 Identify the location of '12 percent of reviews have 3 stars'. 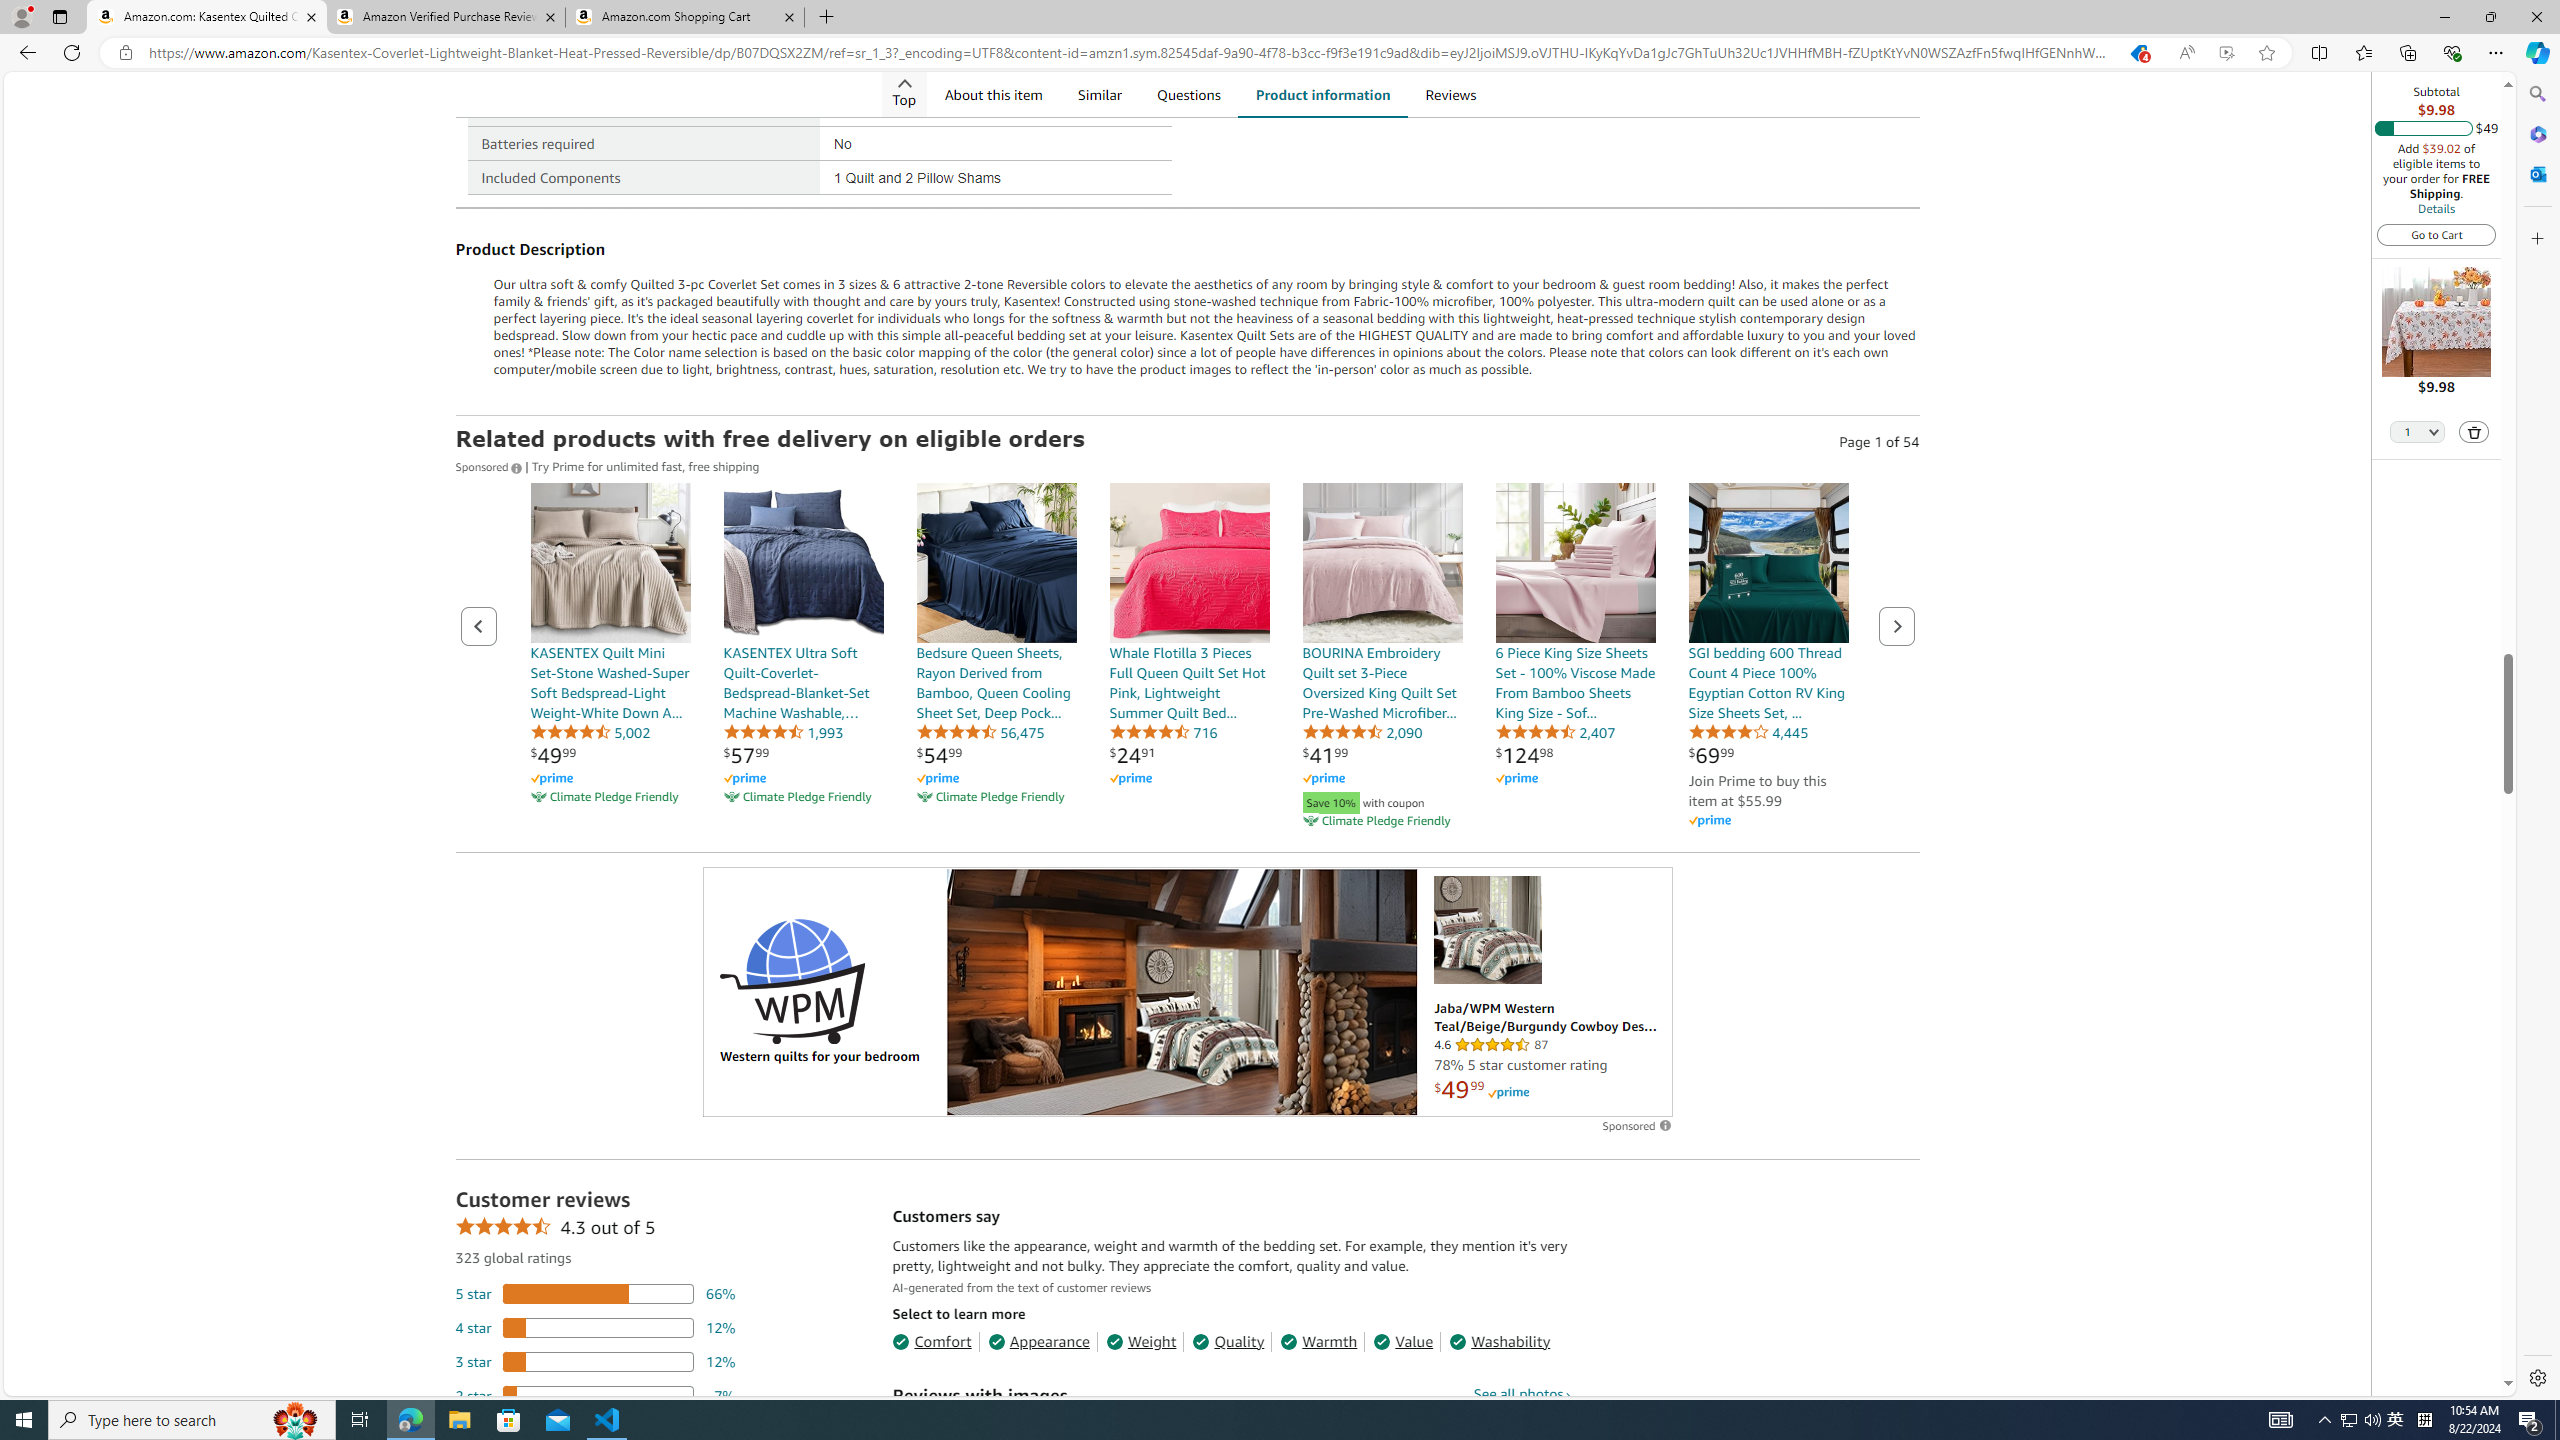
(595, 1360).